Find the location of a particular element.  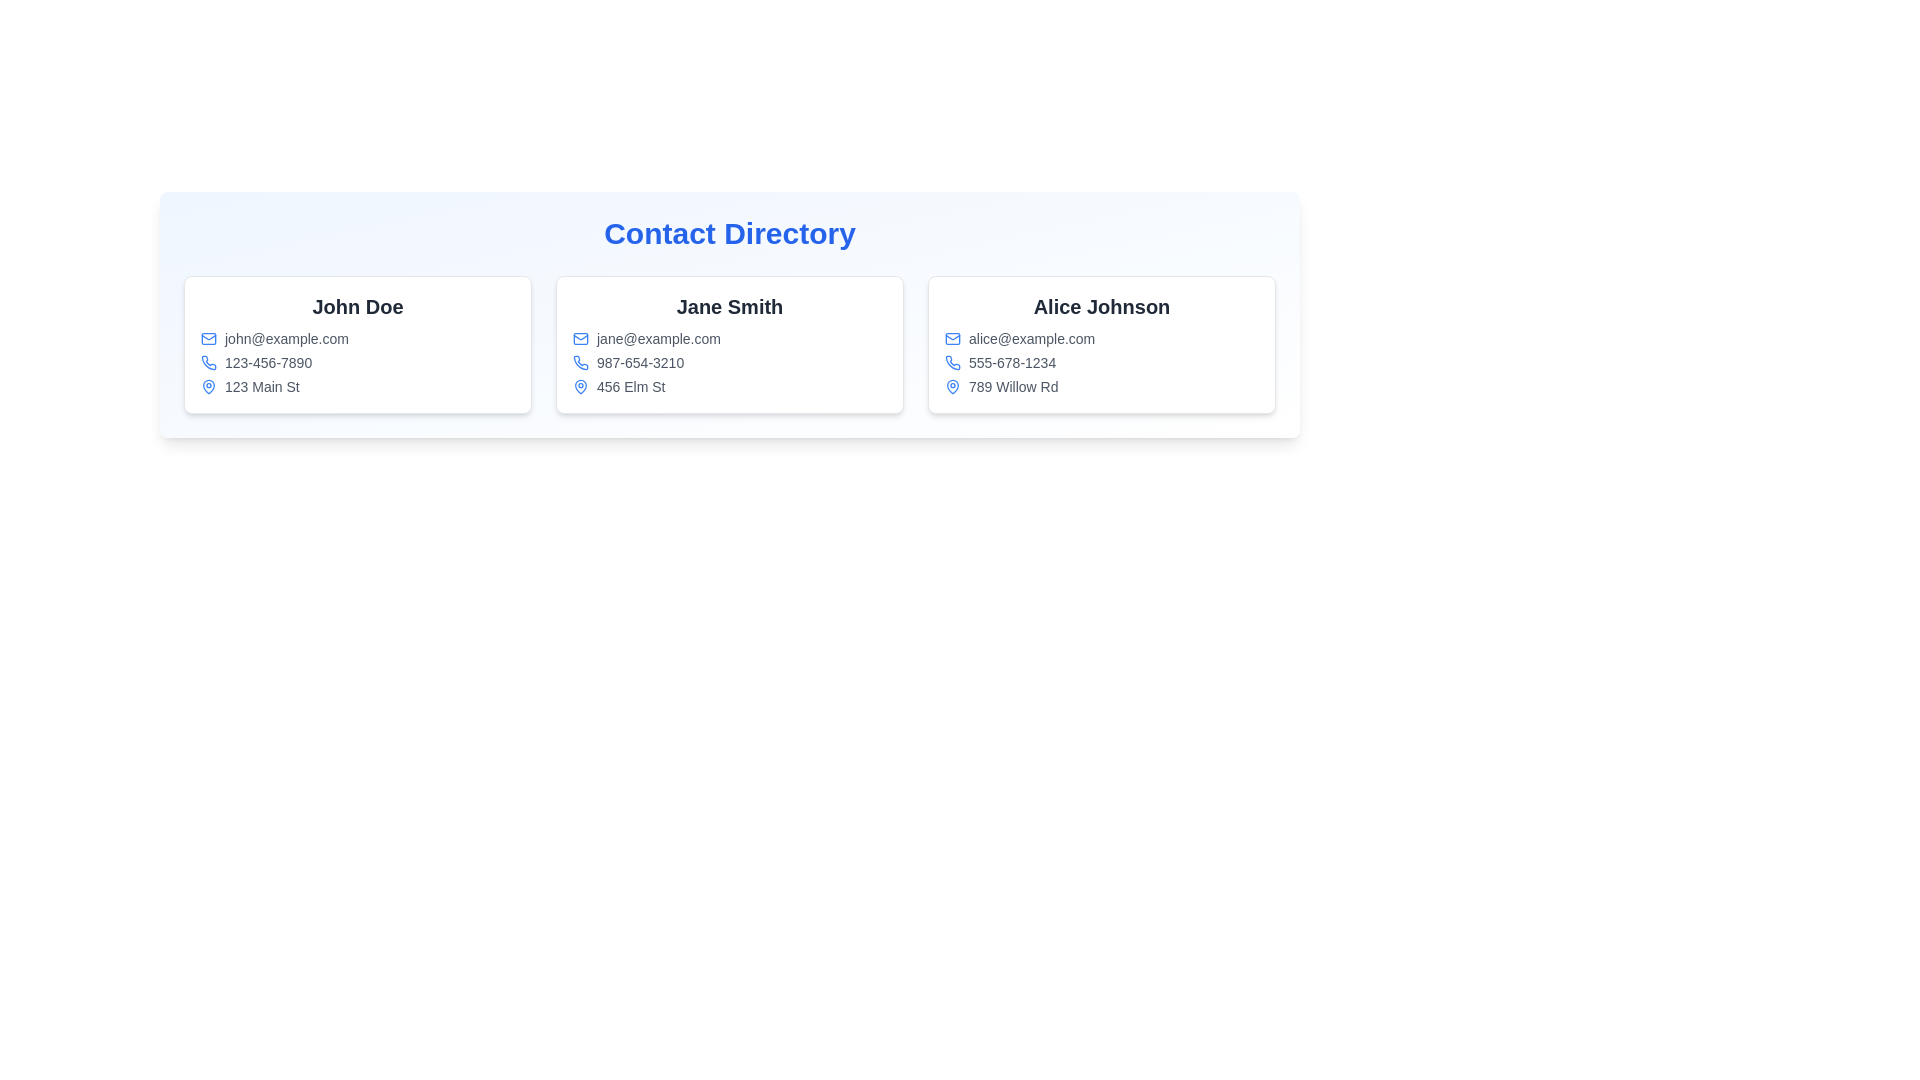

the email icon representing 'jane@example.com' in the second contact card of the 'Contact Directory' section is located at coordinates (579, 338).